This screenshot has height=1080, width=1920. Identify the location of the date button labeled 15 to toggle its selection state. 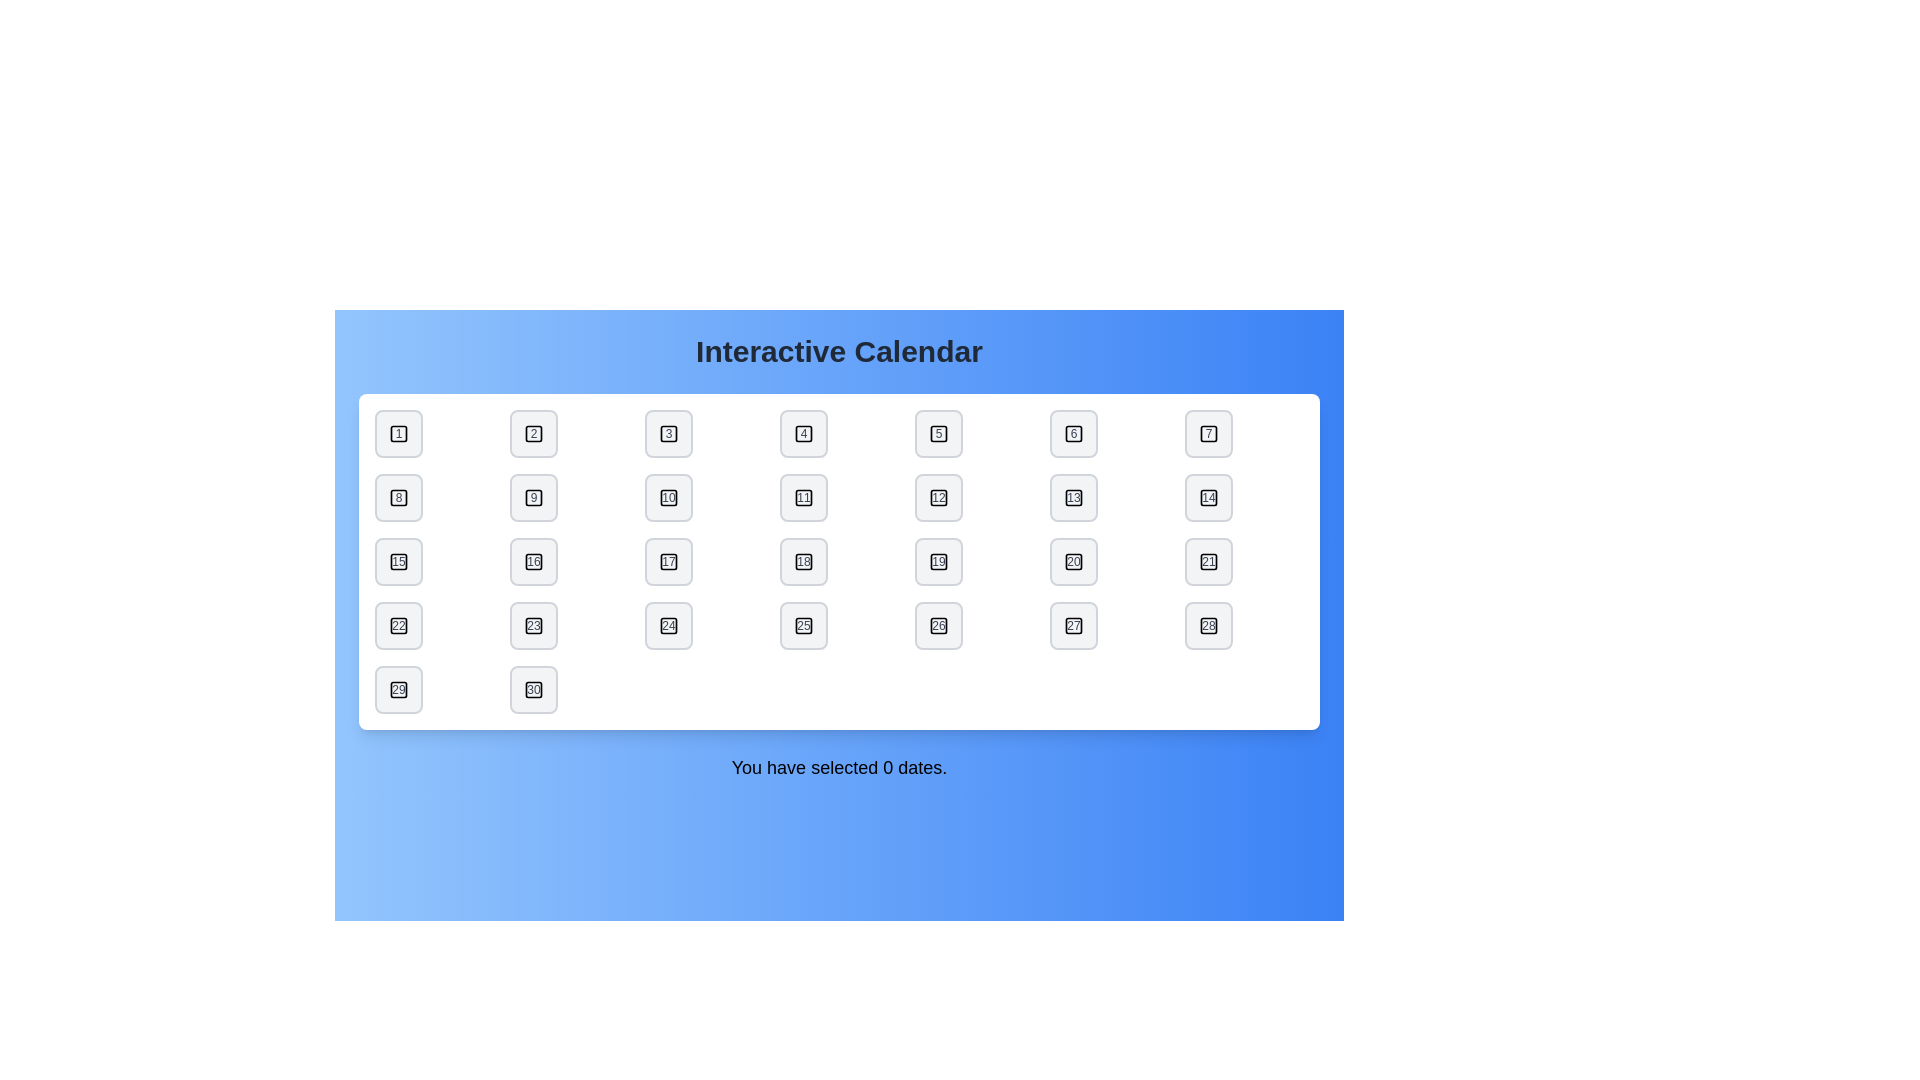
(398, 562).